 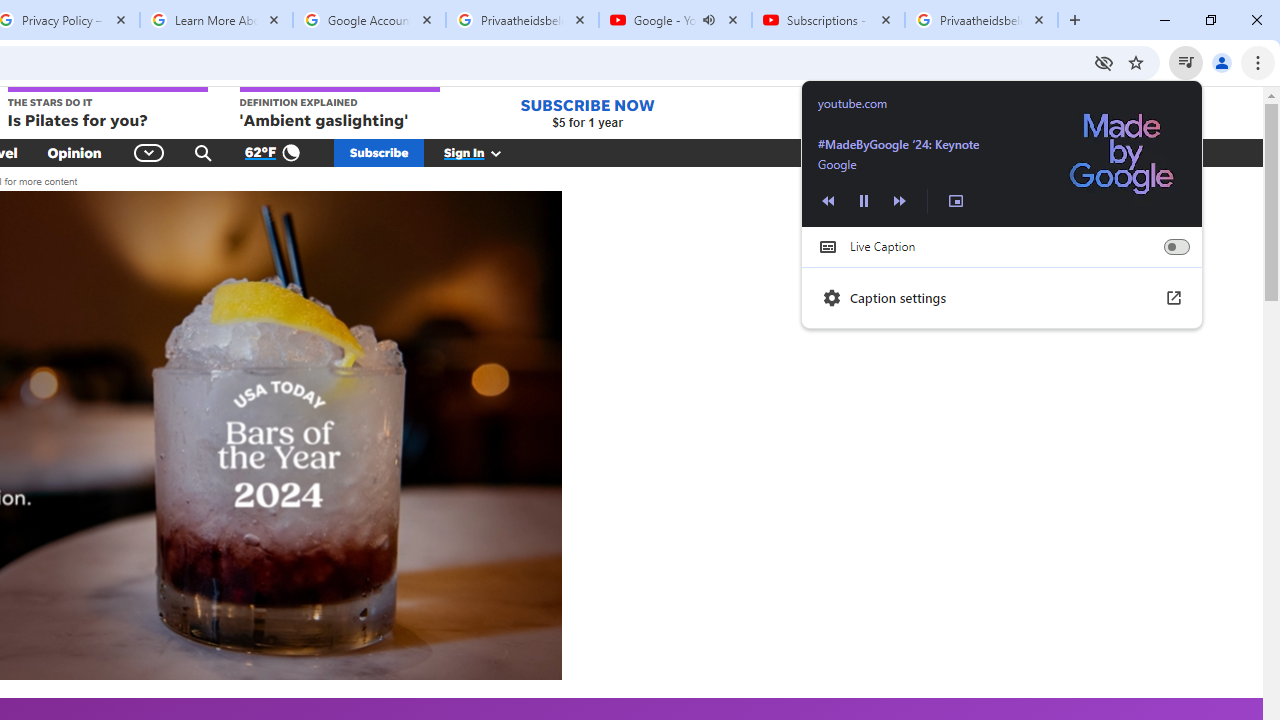 I want to click on 'Chrome', so click(x=1259, y=61).